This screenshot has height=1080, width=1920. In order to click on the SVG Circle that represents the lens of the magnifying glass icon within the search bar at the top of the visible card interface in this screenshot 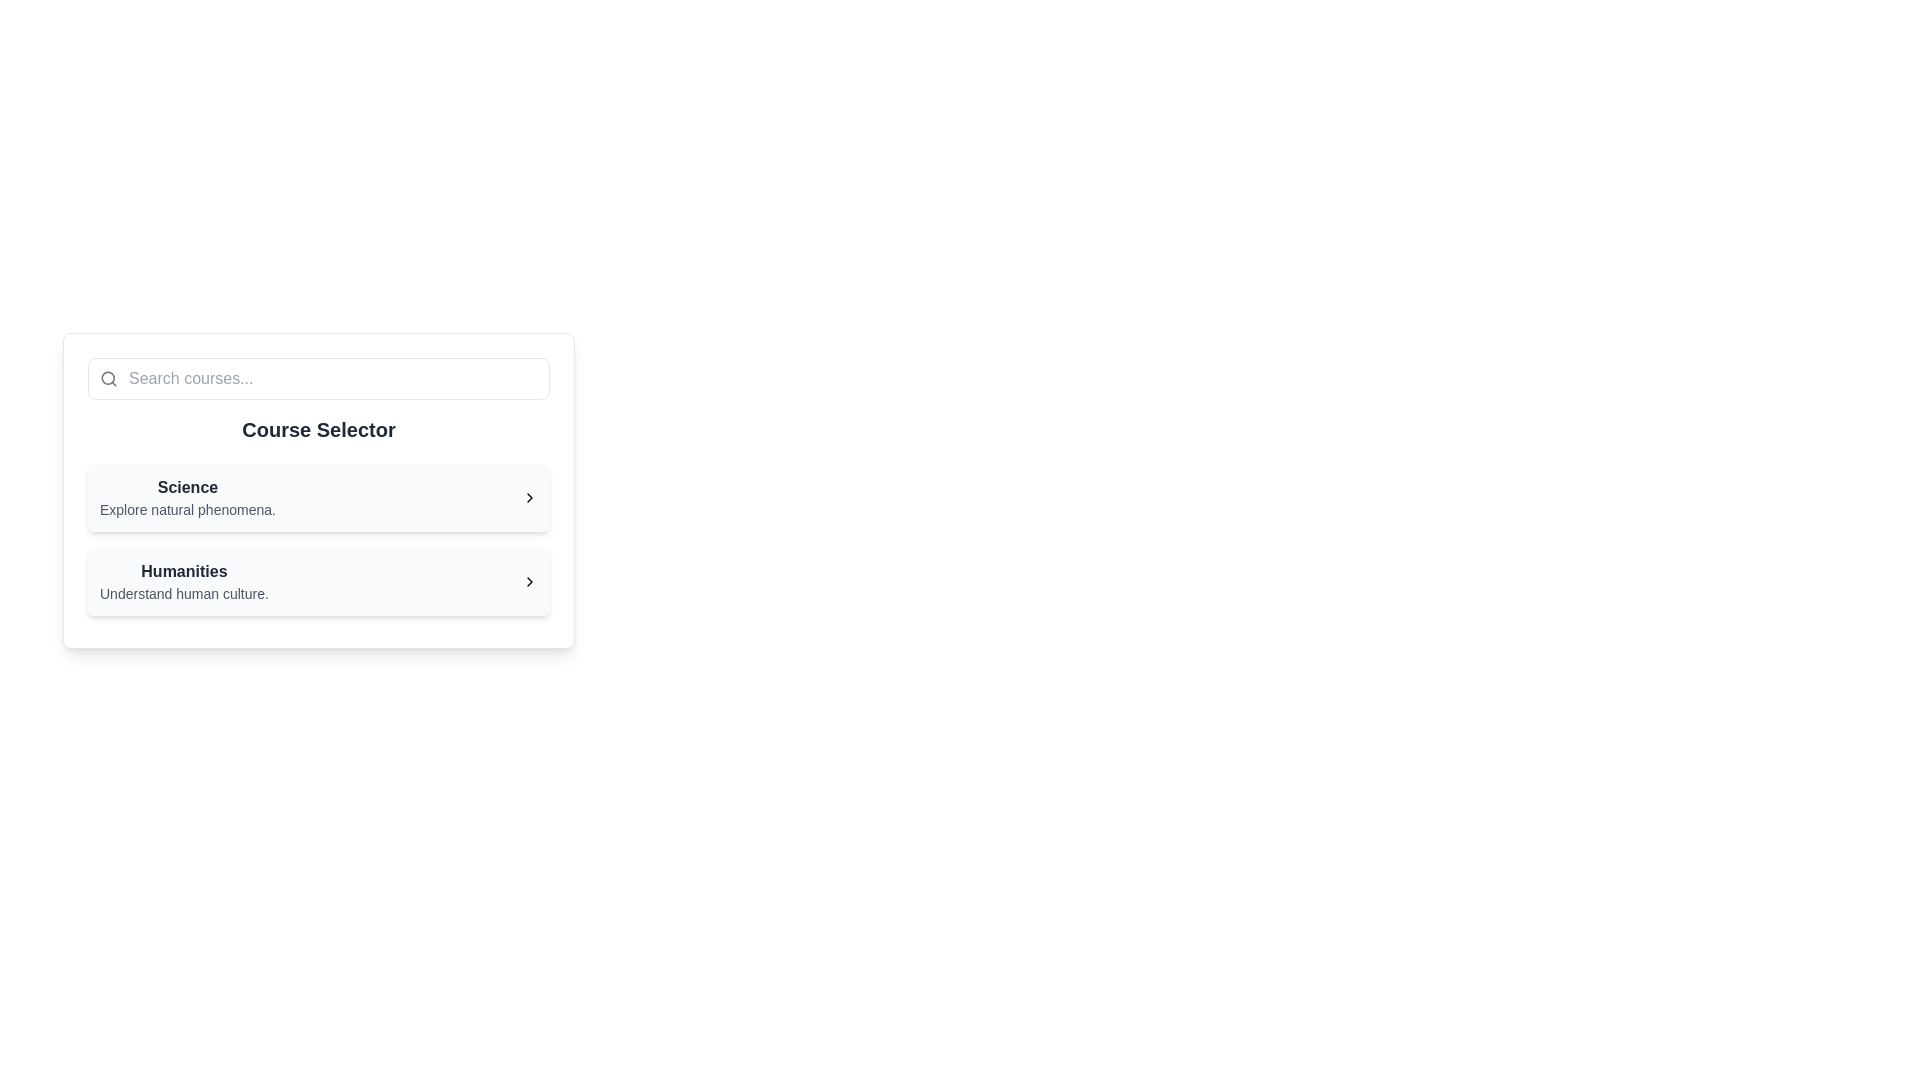, I will do `click(107, 378)`.